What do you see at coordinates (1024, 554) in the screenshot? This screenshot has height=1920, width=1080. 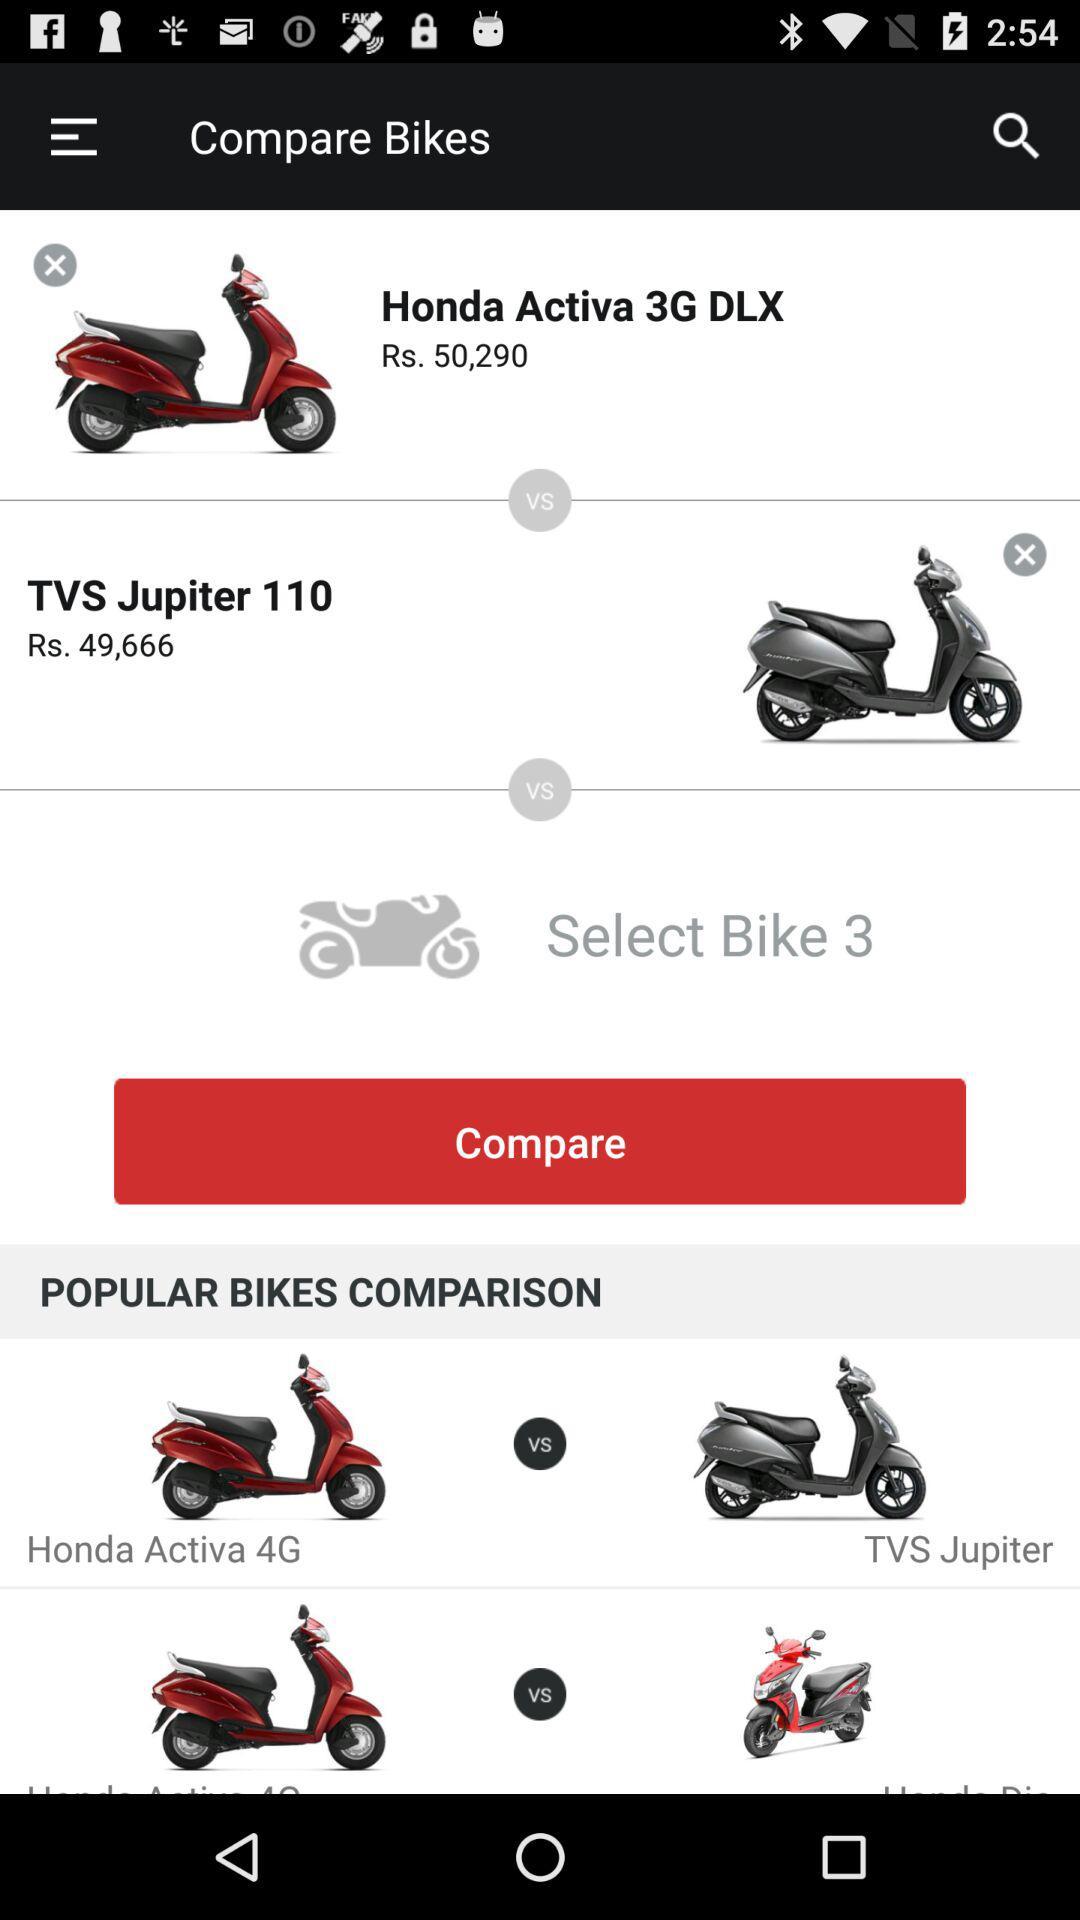 I see `tvs jupiter comparison` at bounding box center [1024, 554].